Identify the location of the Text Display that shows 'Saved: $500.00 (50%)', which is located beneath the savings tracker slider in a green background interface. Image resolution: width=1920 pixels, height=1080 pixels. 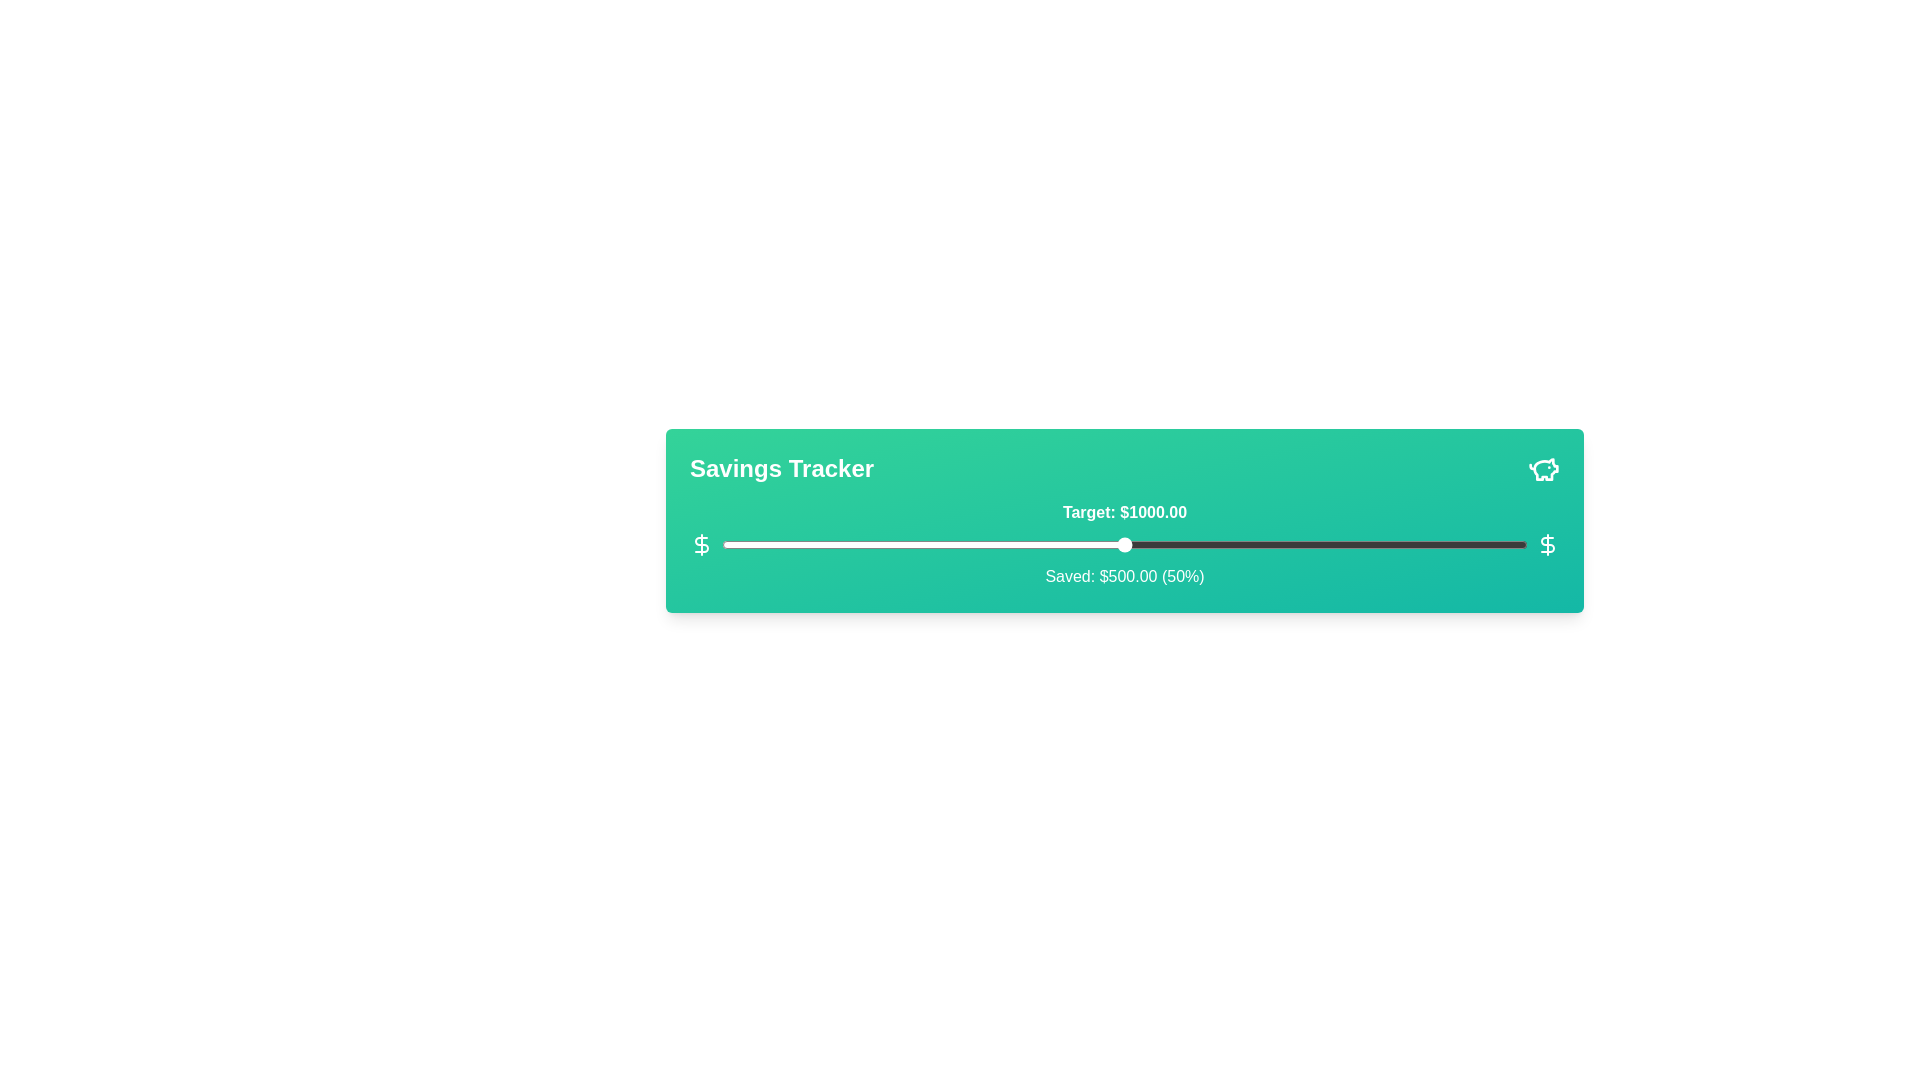
(1124, 577).